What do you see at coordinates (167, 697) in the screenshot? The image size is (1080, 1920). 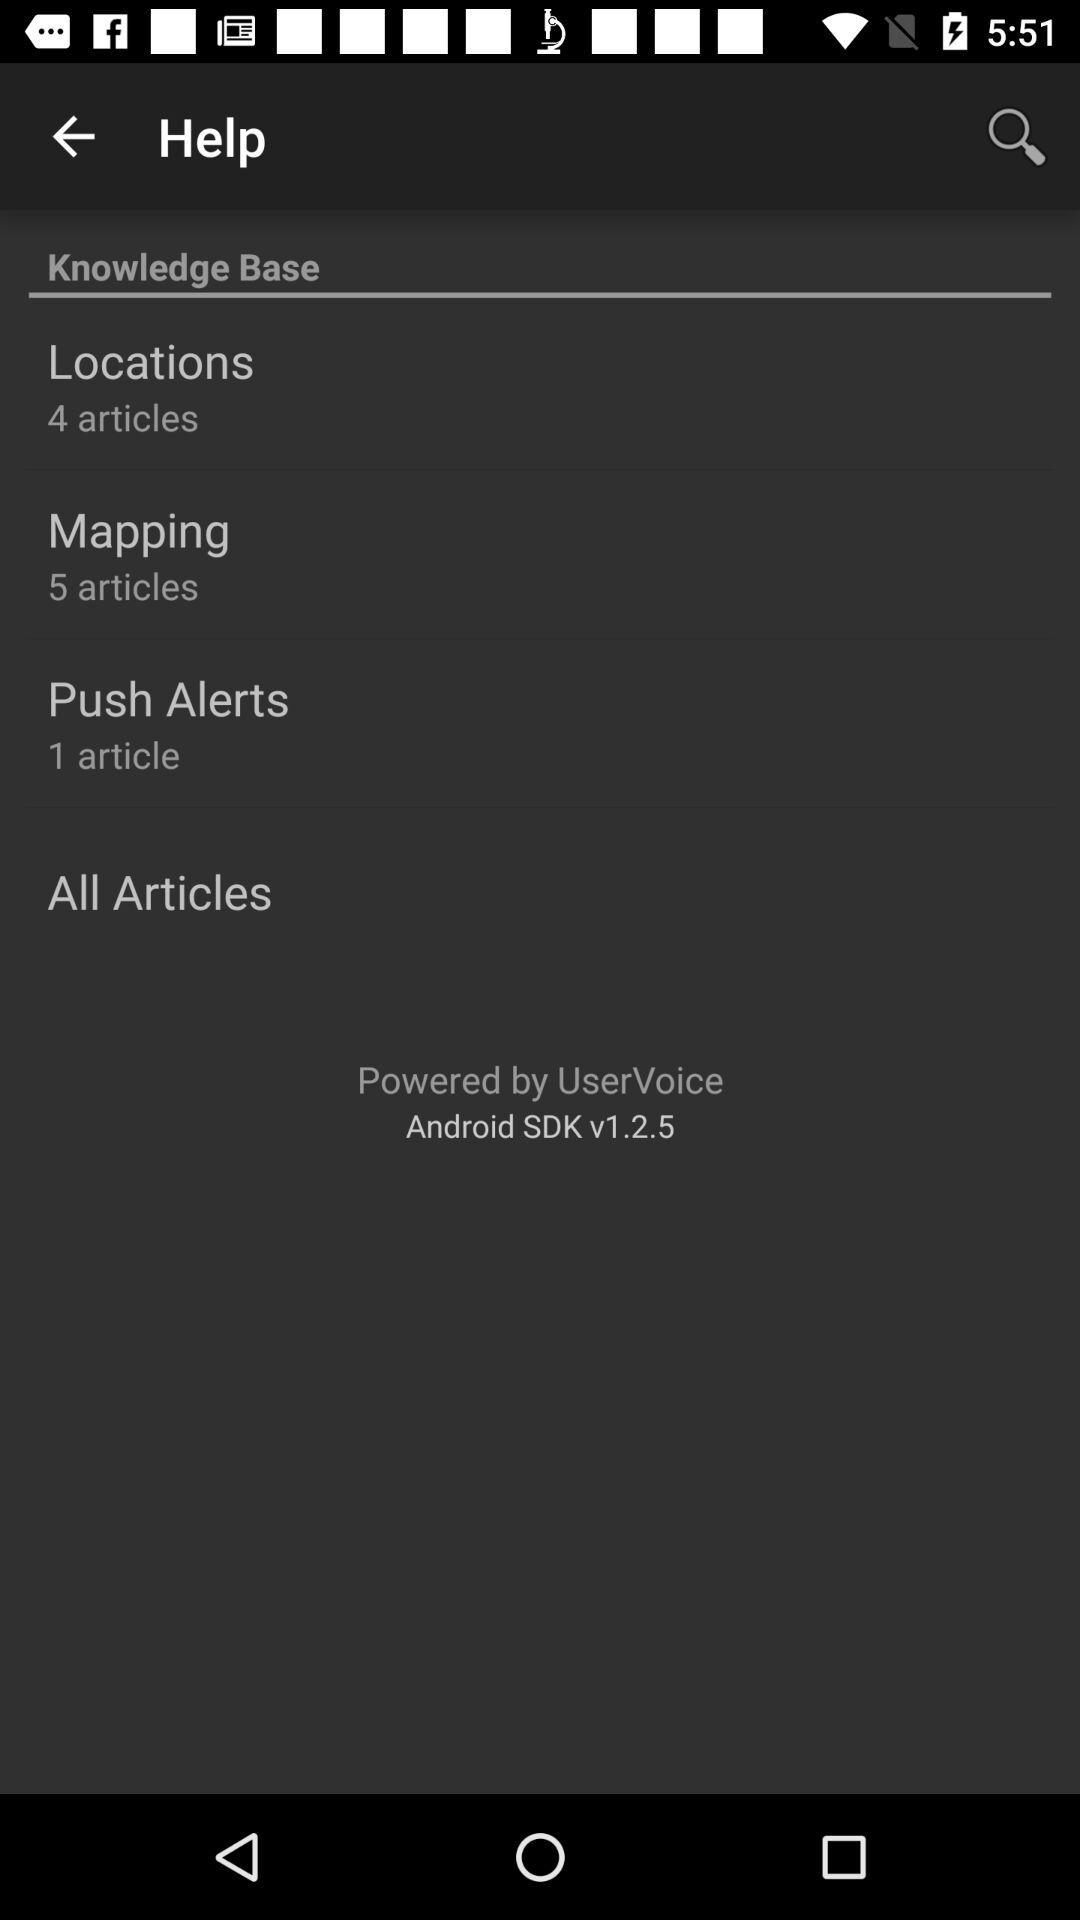 I see `the item above 1 article item` at bounding box center [167, 697].